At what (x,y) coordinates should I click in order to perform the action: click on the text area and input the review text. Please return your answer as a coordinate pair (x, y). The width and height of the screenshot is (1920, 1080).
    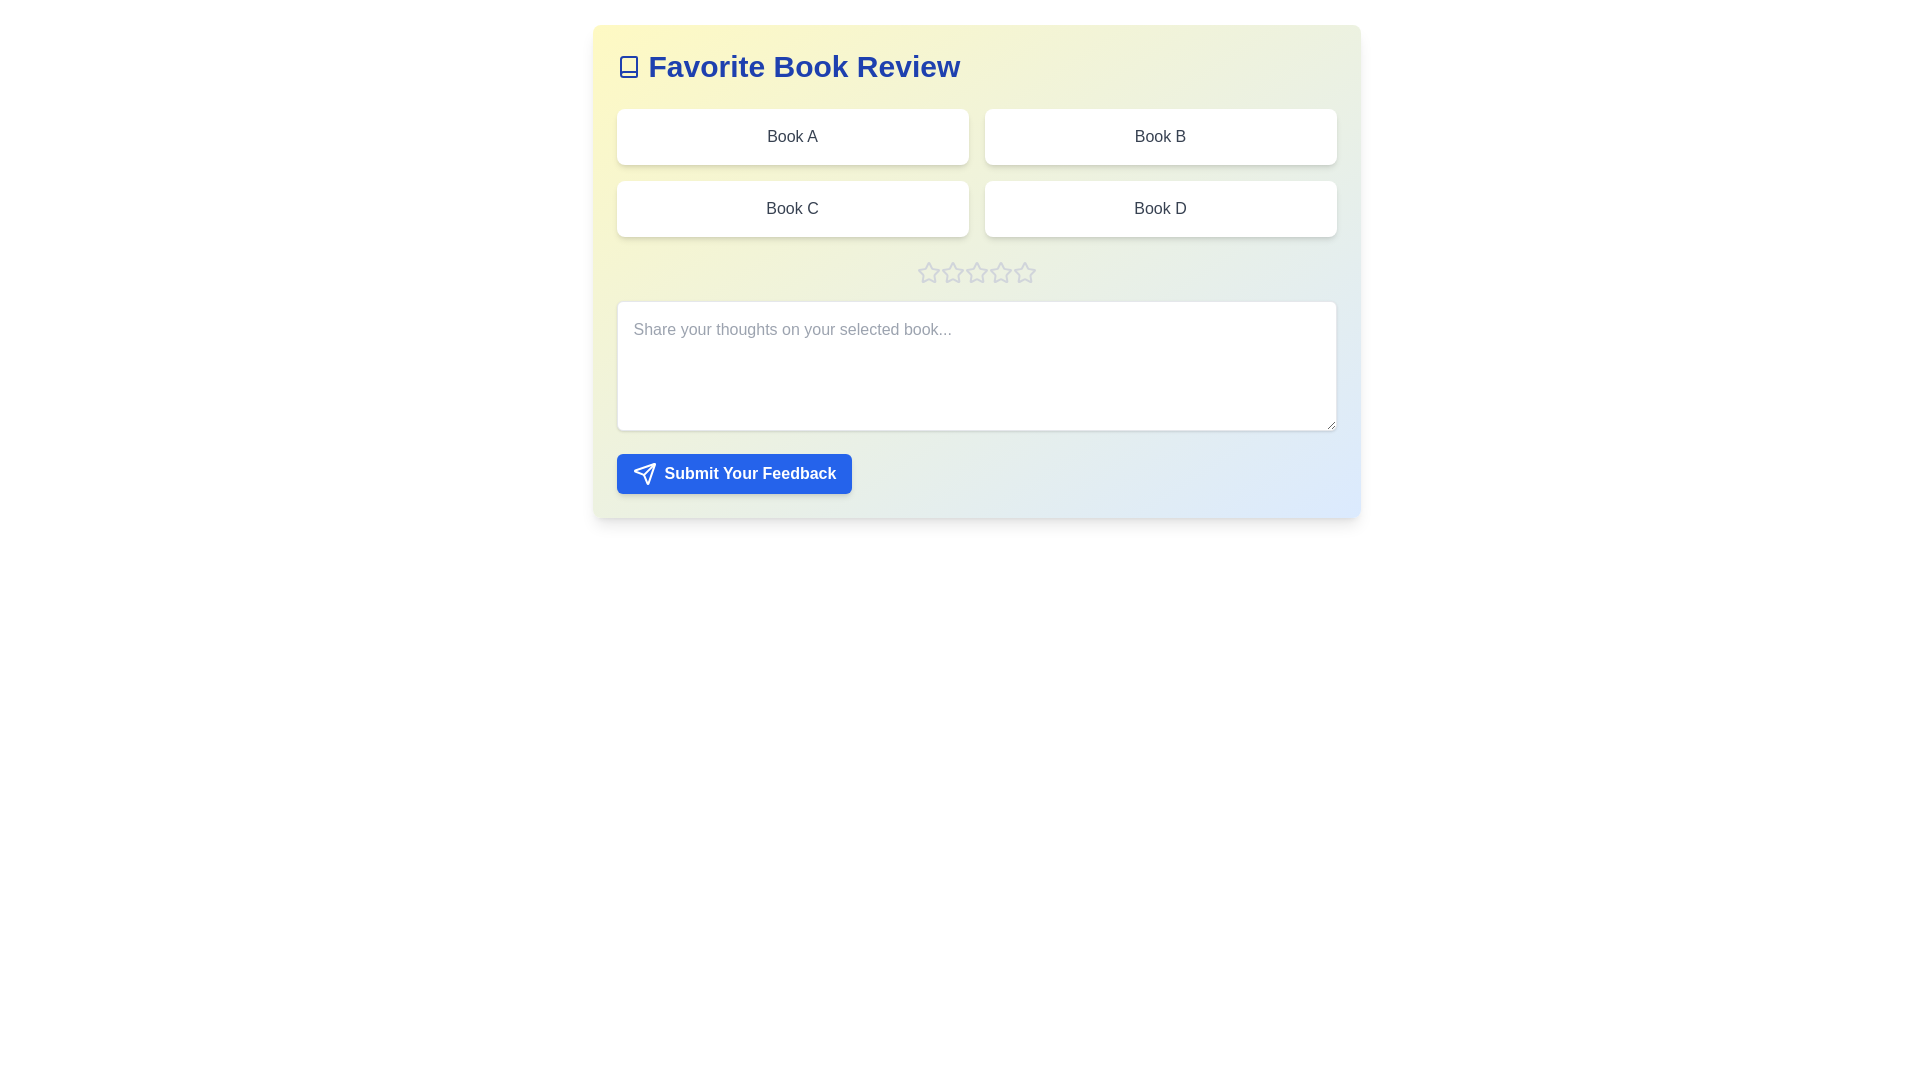
    Looking at the image, I should click on (976, 366).